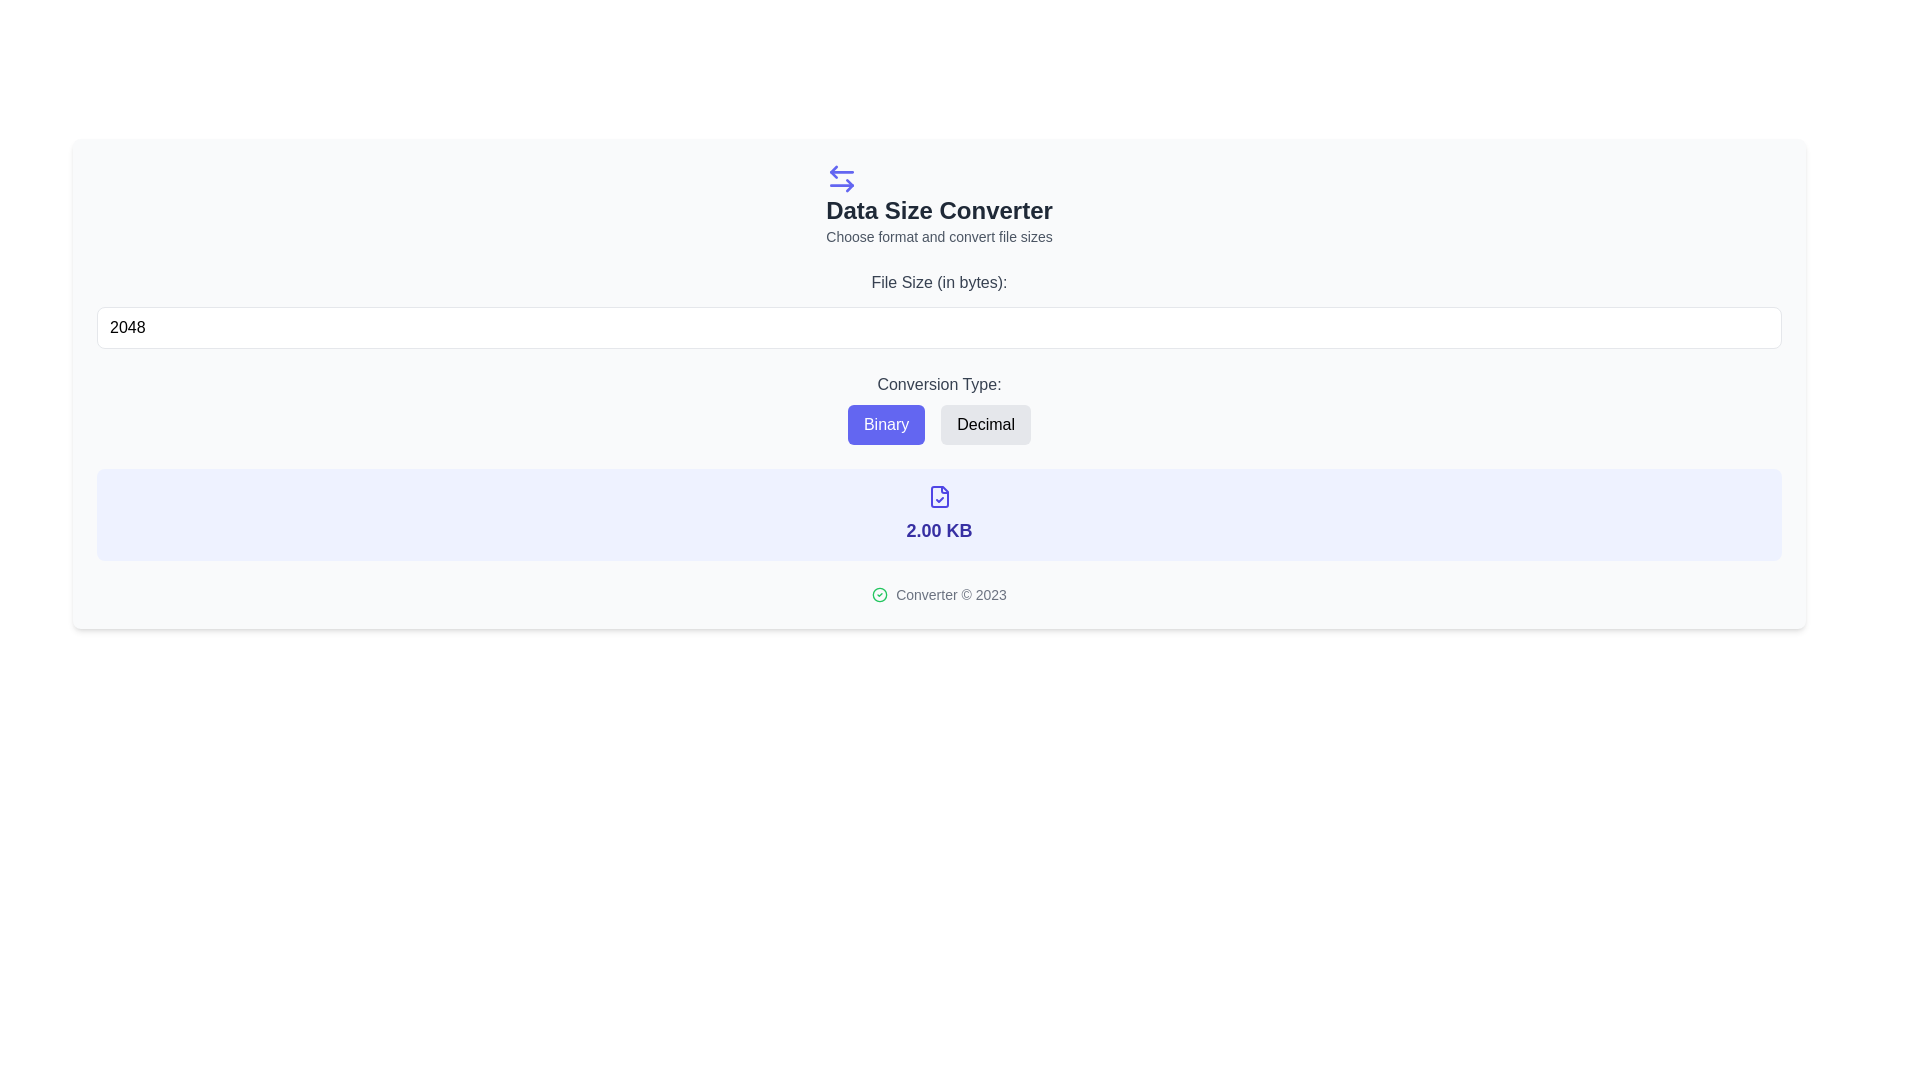  What do you see at coordinates (938, 211) in the screenshot?
I see `main title text located centrally at the top of the page, which describes the purpose of converting data sizes and is positioned above the descriptive text 'Choose format and convert file sizes'` at bounding box center [938, 211].